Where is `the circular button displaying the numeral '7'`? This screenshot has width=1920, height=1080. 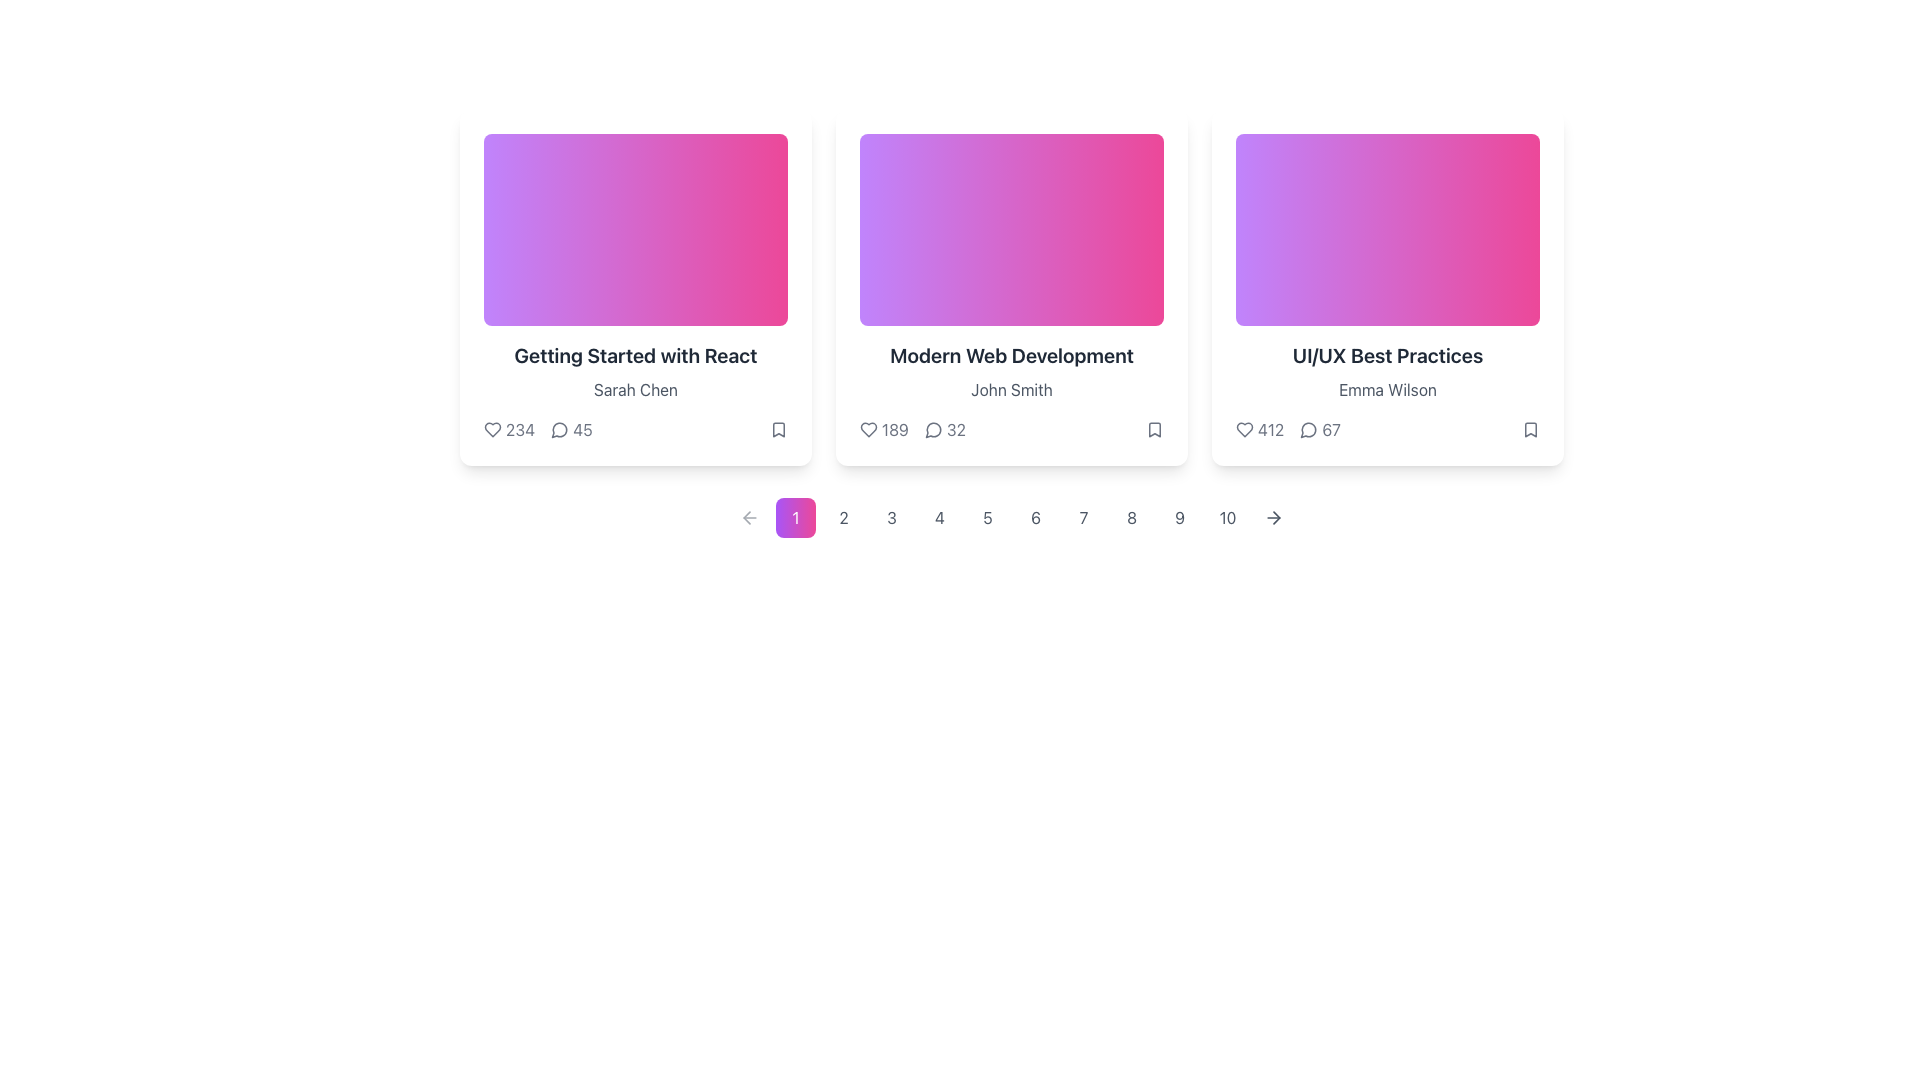 the circular button displaying the numeral '7' is located at coordinates (1083, 516).